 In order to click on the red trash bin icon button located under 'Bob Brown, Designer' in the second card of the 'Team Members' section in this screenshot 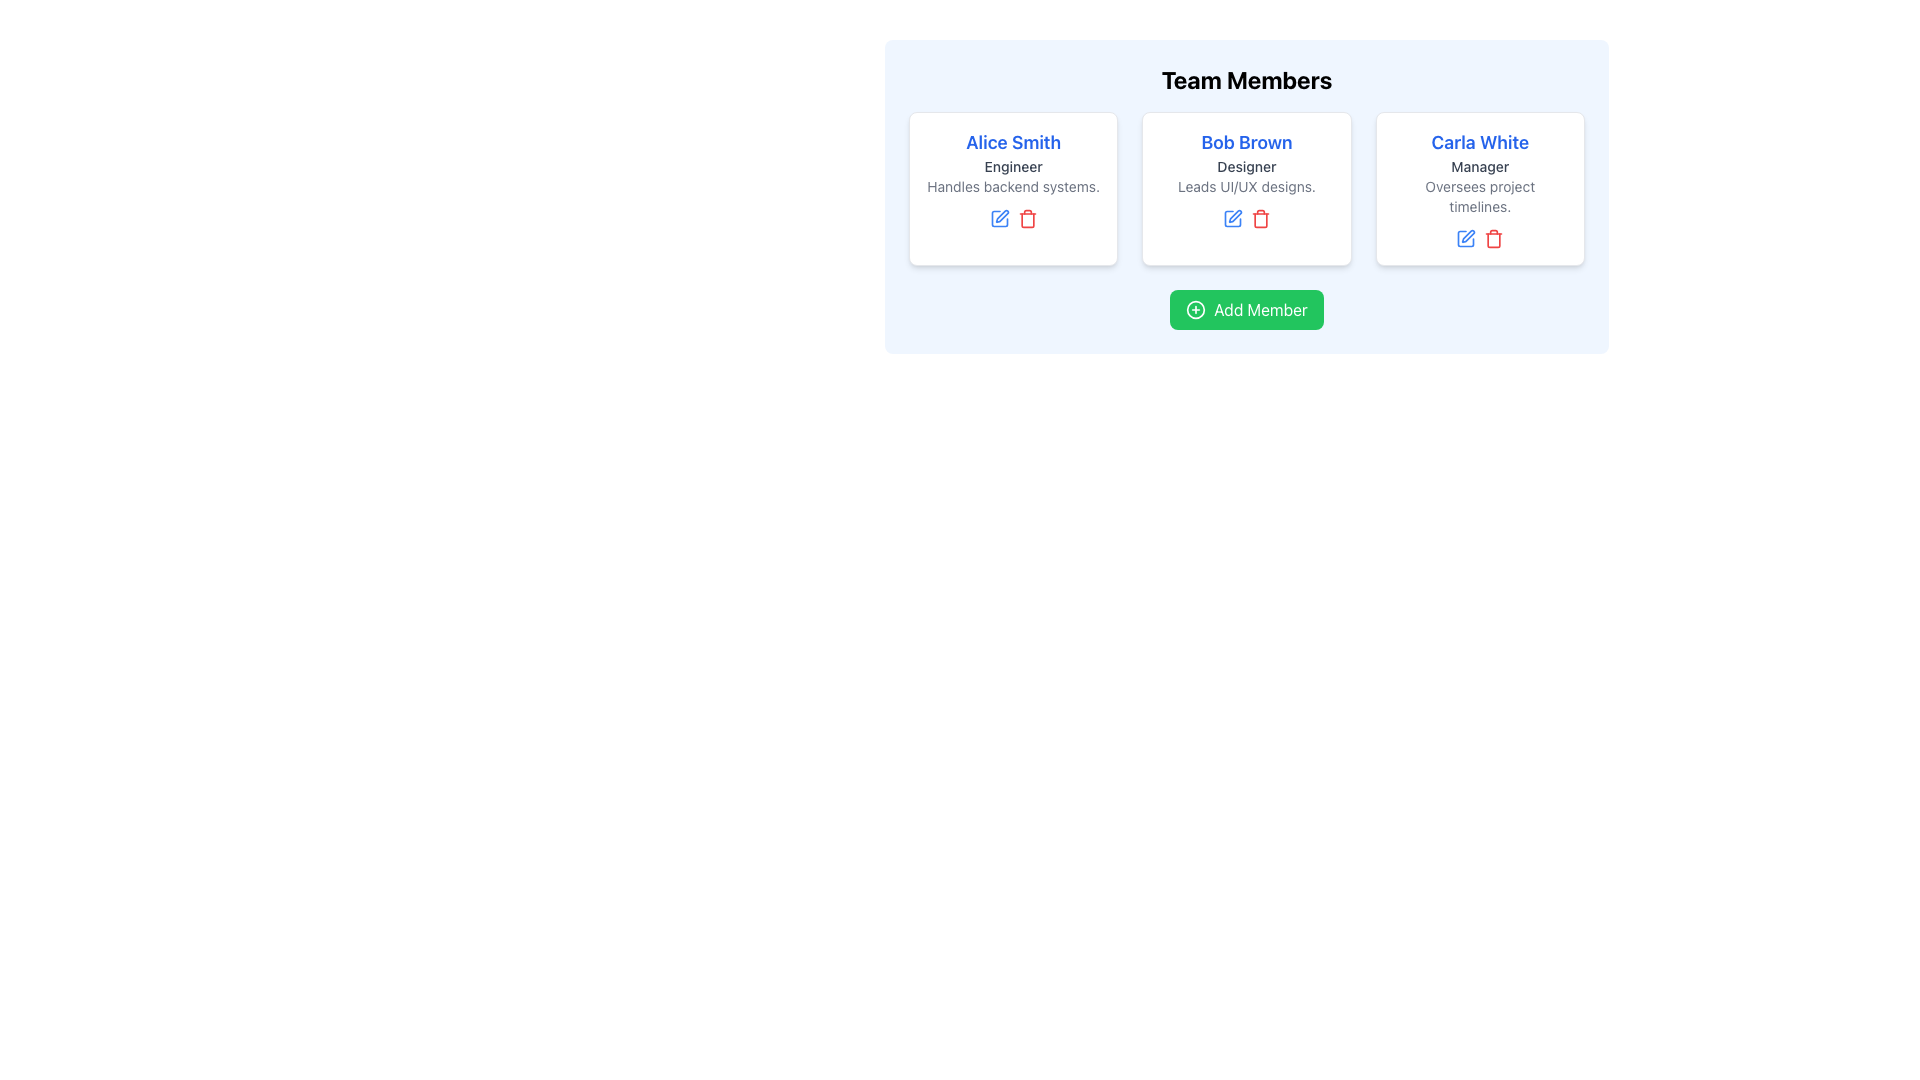, I will do `click(1260, 219)`.